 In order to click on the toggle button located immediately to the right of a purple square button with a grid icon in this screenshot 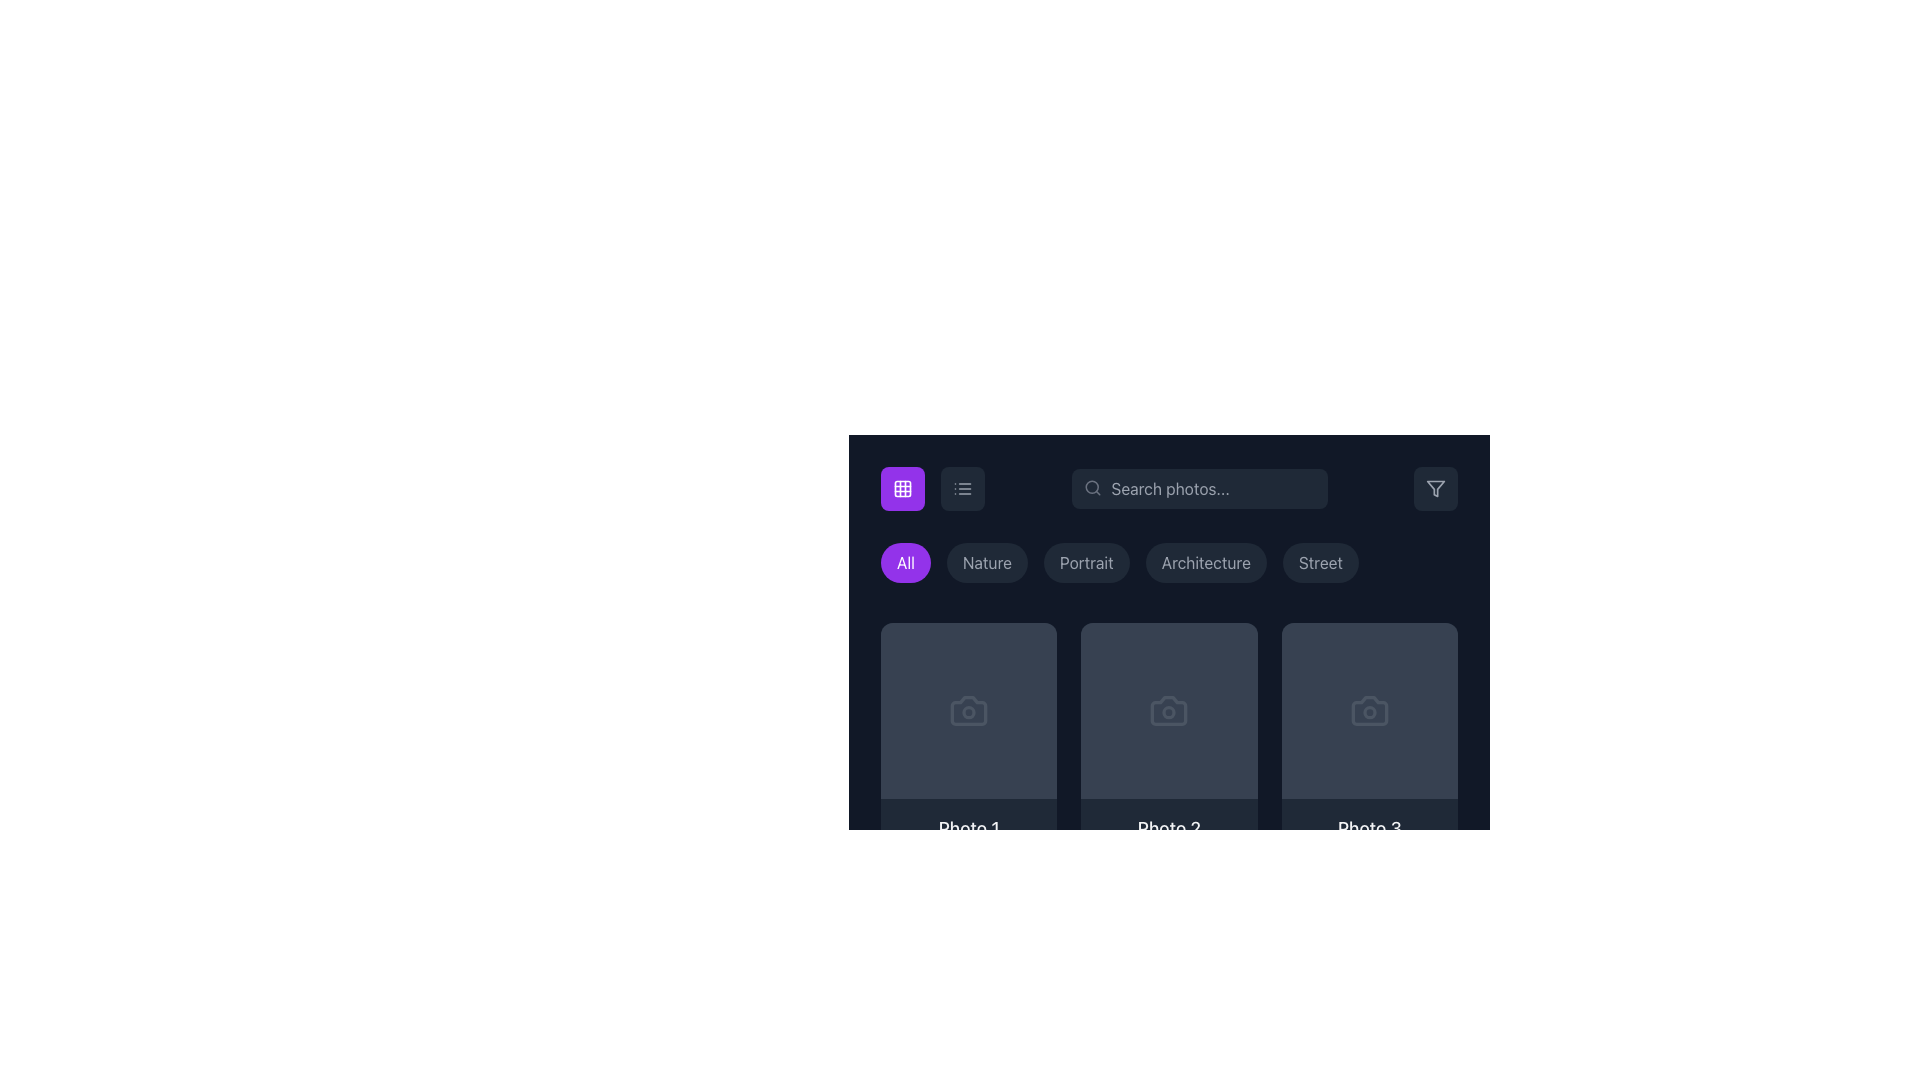, I will do `click(963, 489)`.